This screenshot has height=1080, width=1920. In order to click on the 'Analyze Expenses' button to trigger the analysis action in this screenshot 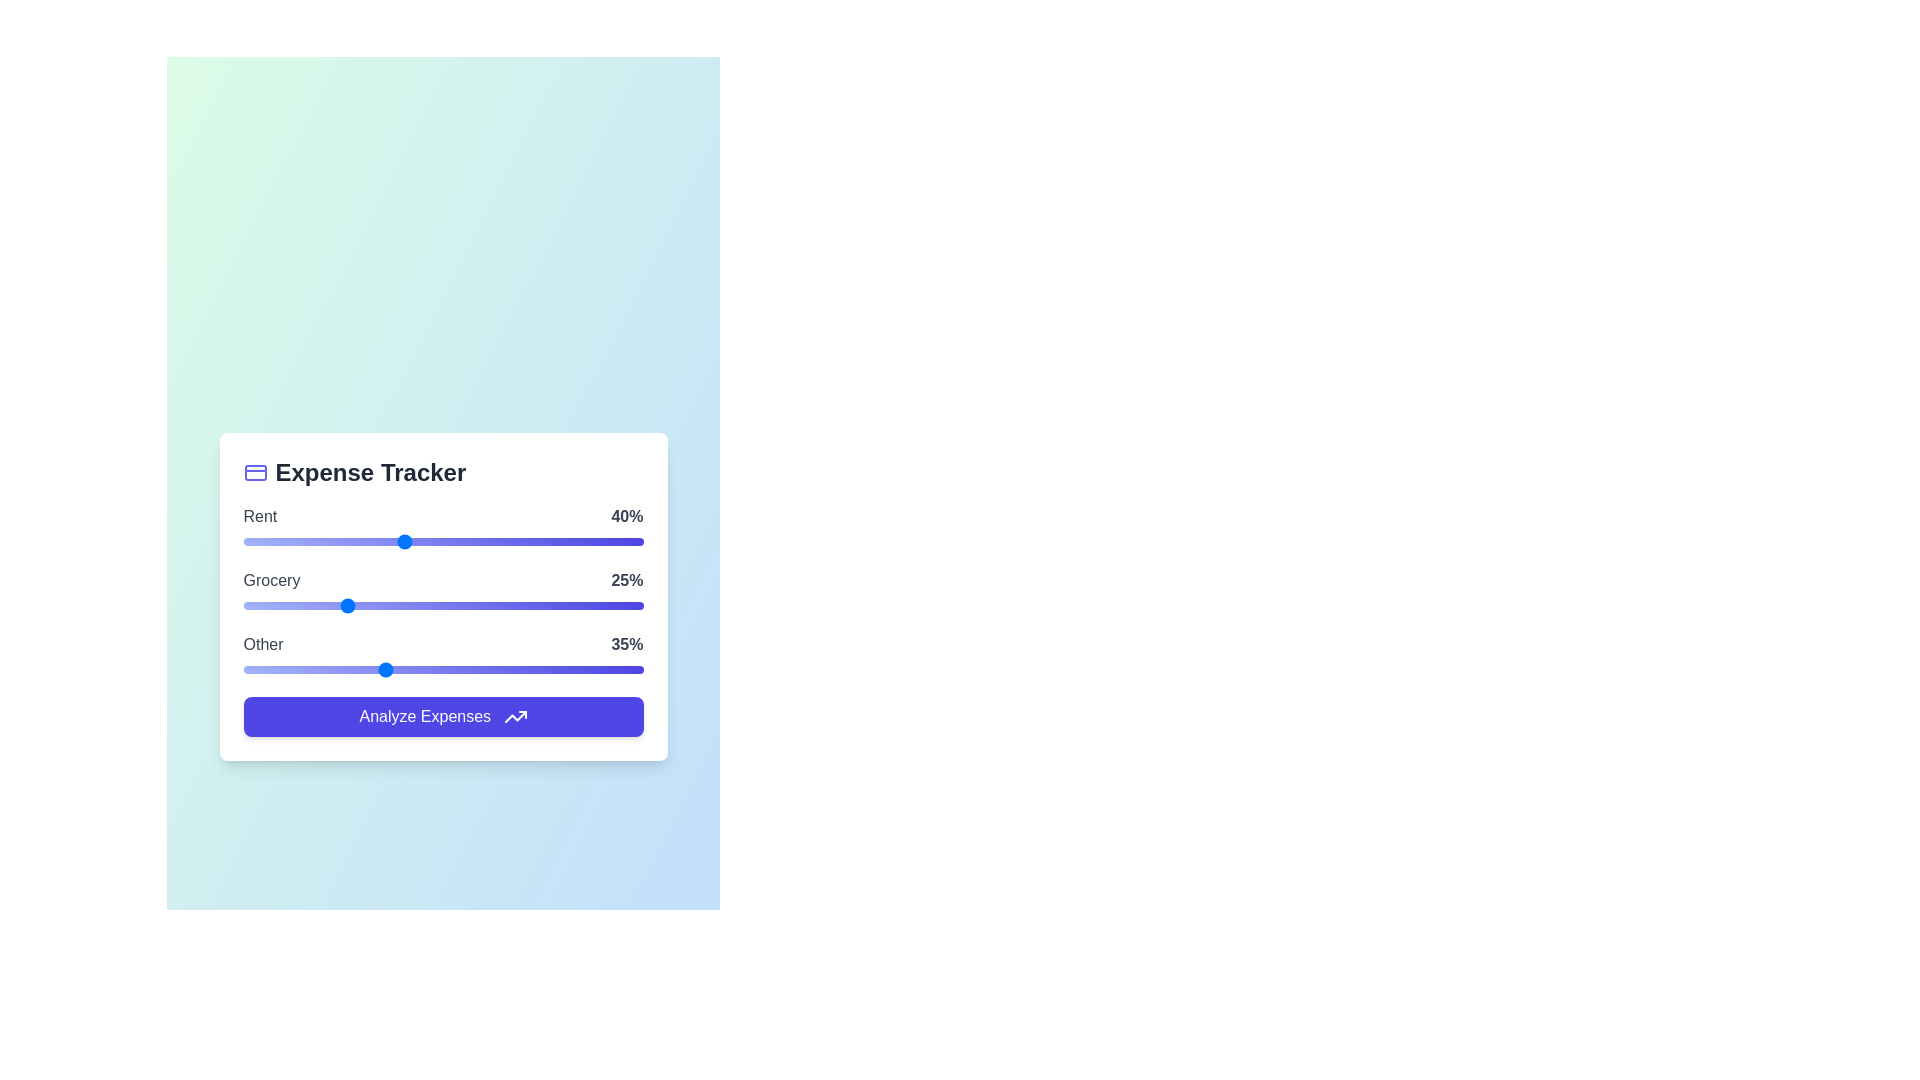, I will do `click(442, 716)`.